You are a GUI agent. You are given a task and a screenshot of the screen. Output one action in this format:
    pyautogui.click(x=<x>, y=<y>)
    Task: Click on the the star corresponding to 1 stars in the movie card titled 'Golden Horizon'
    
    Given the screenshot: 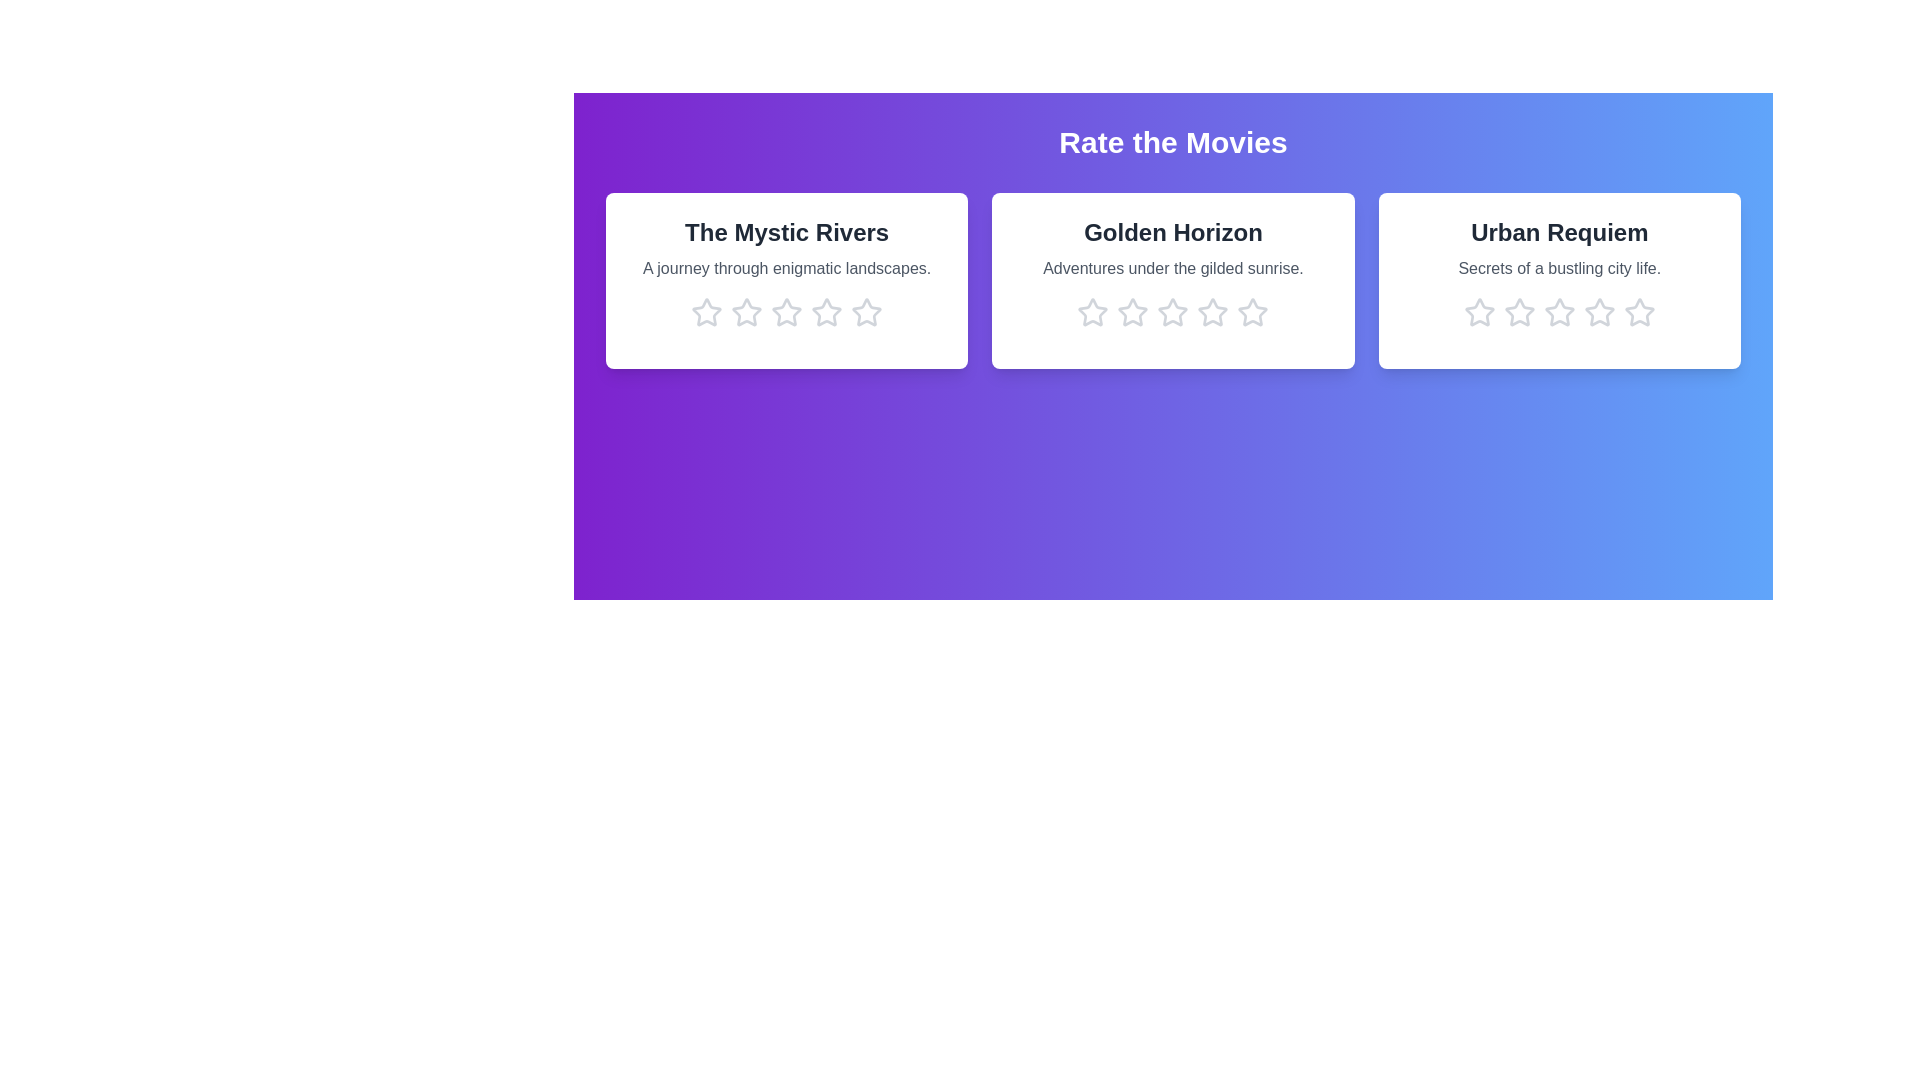 What is the action you would take?
    pyautogui.click(x=1092, y=312)
    